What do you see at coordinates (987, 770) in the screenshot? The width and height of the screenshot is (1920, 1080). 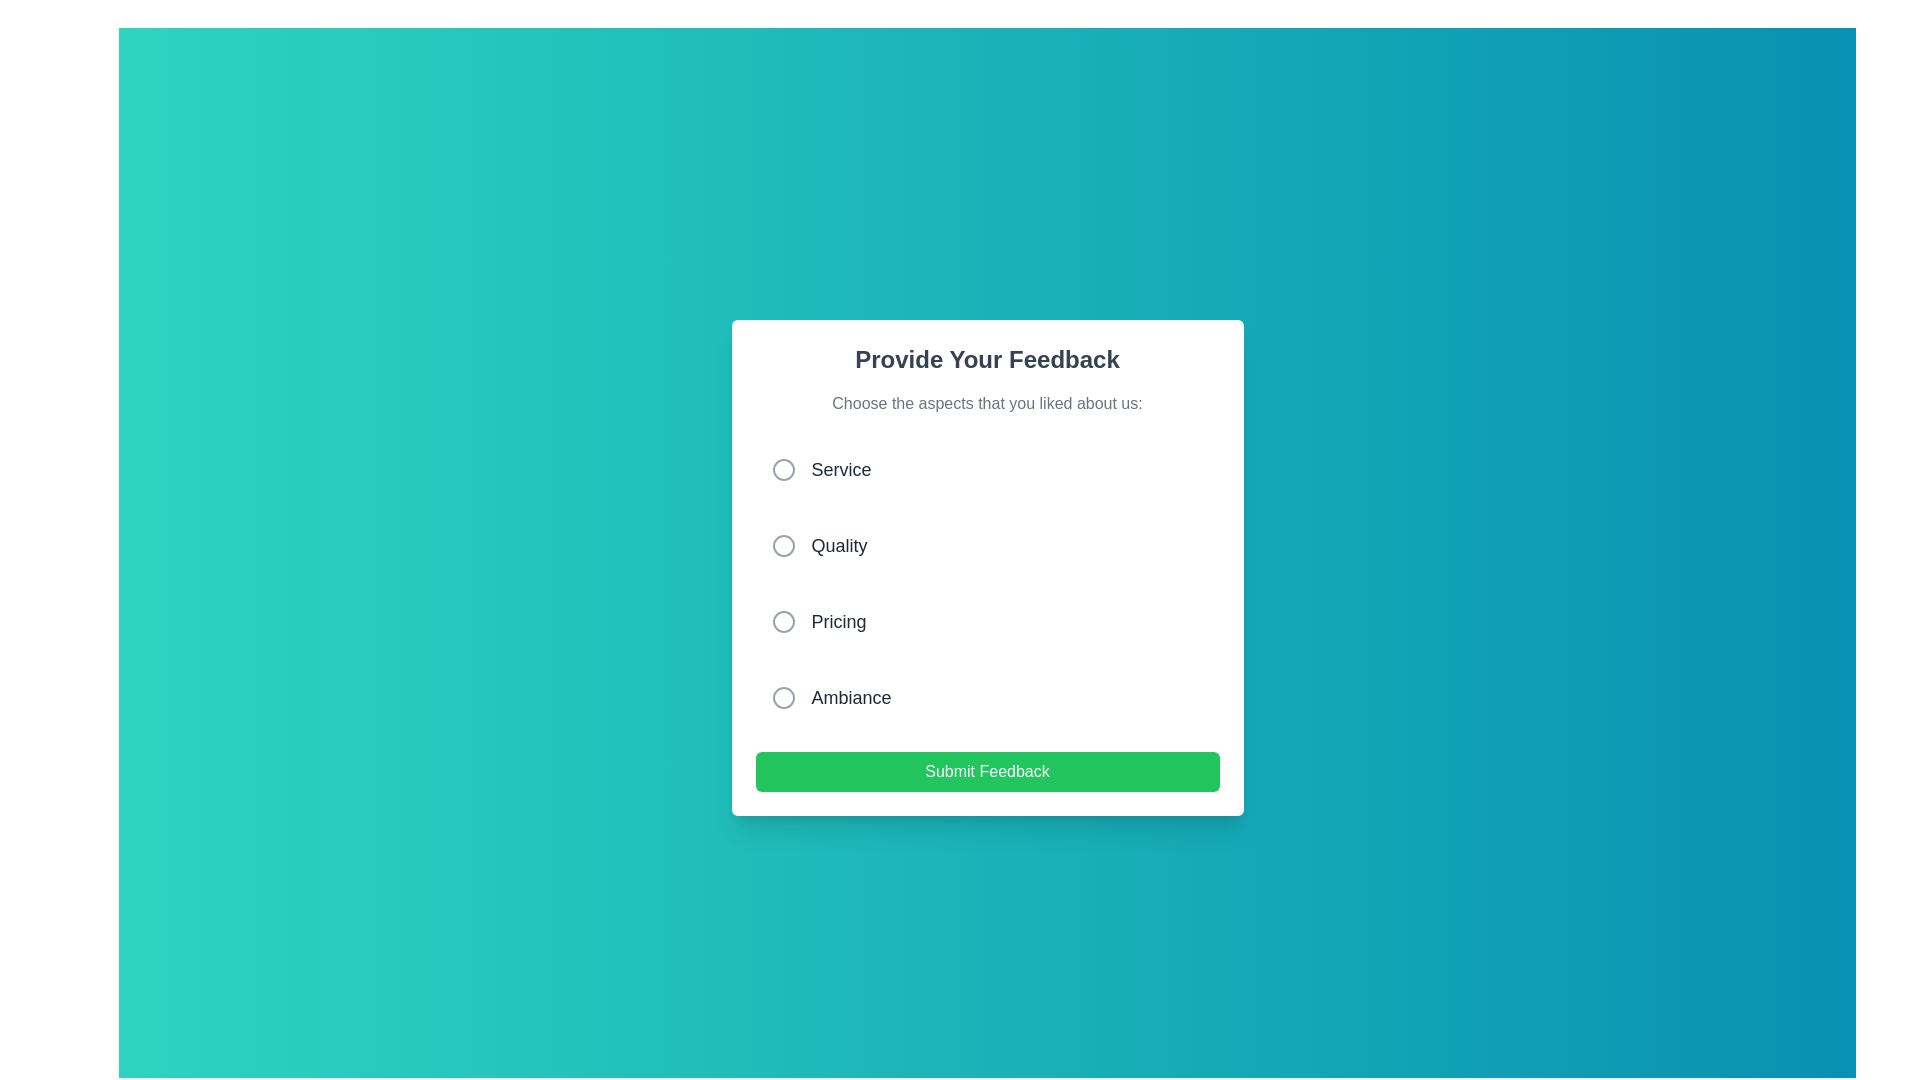 I see `'Submit Feedback' button to submit the form` at bounding box center [987, 770].